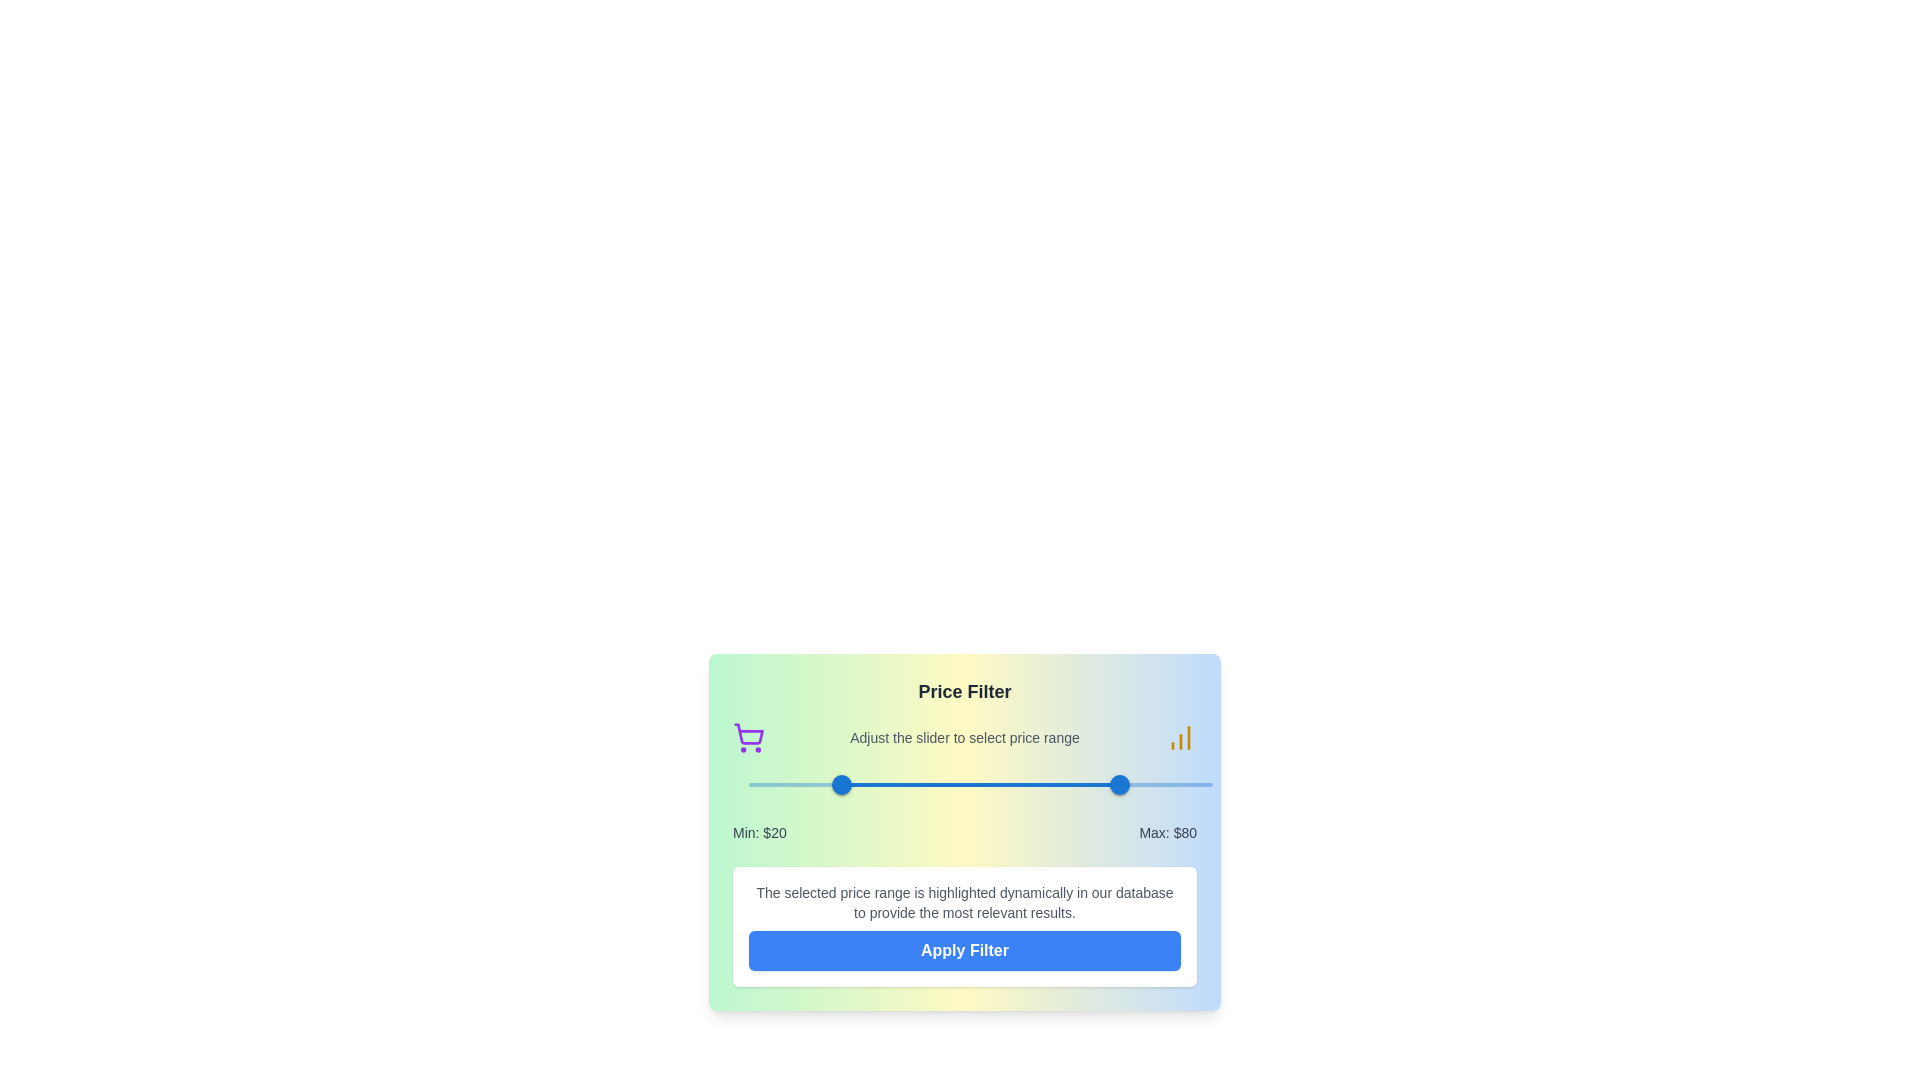  What do you see at coordinates (1123, 784) in the screenshot?
I see `slider value` at bounding box center [1123, 784].